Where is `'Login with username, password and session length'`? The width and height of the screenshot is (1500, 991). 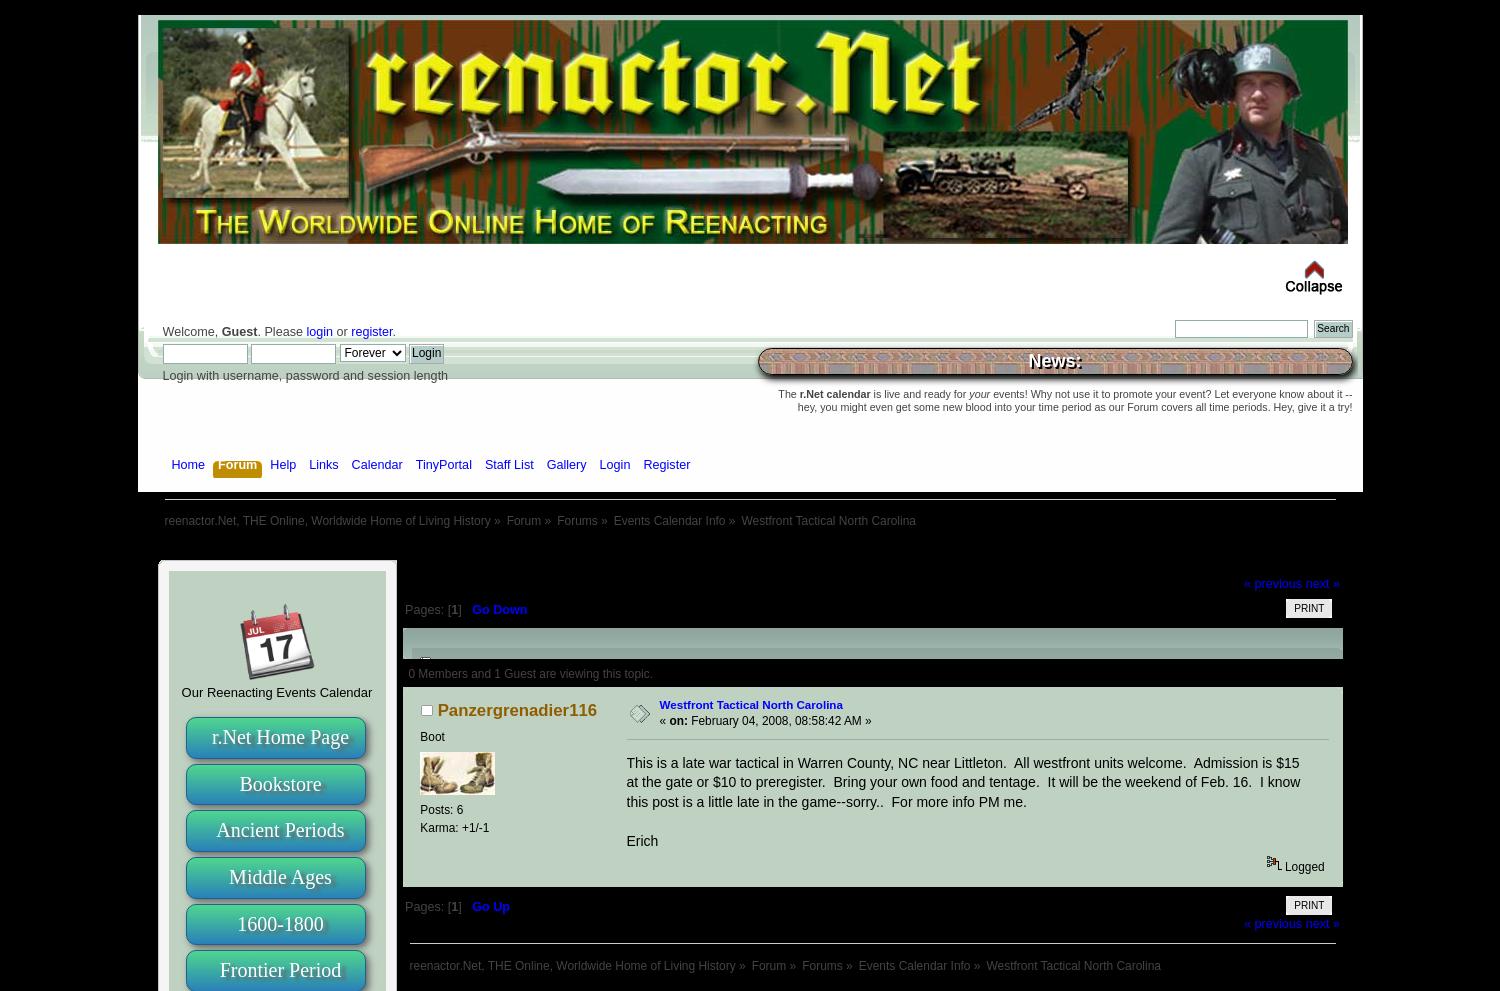
'Login with username, password and session length' is located at coordinates (304, 374).